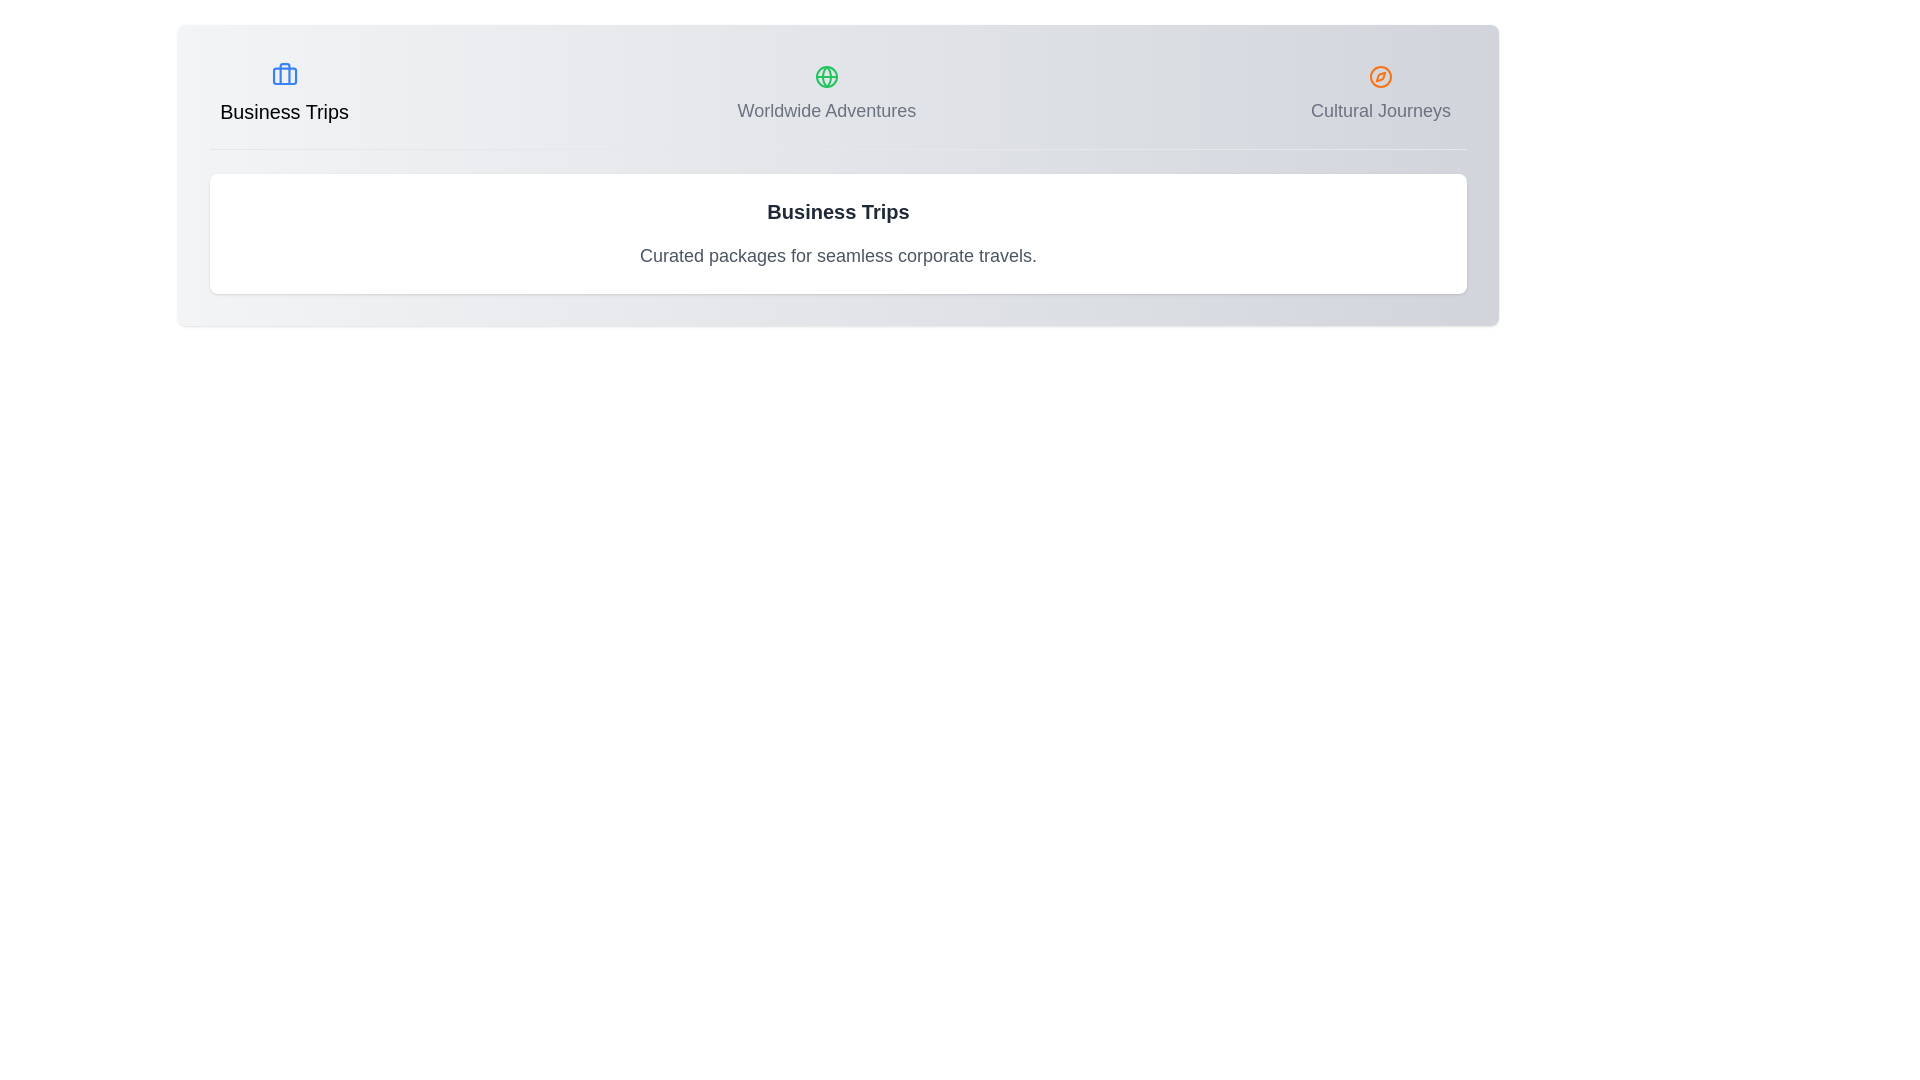 This screenshot has width=1920, height=1080. I want to click on the tab labeled Business Trips, so click(283, 95).